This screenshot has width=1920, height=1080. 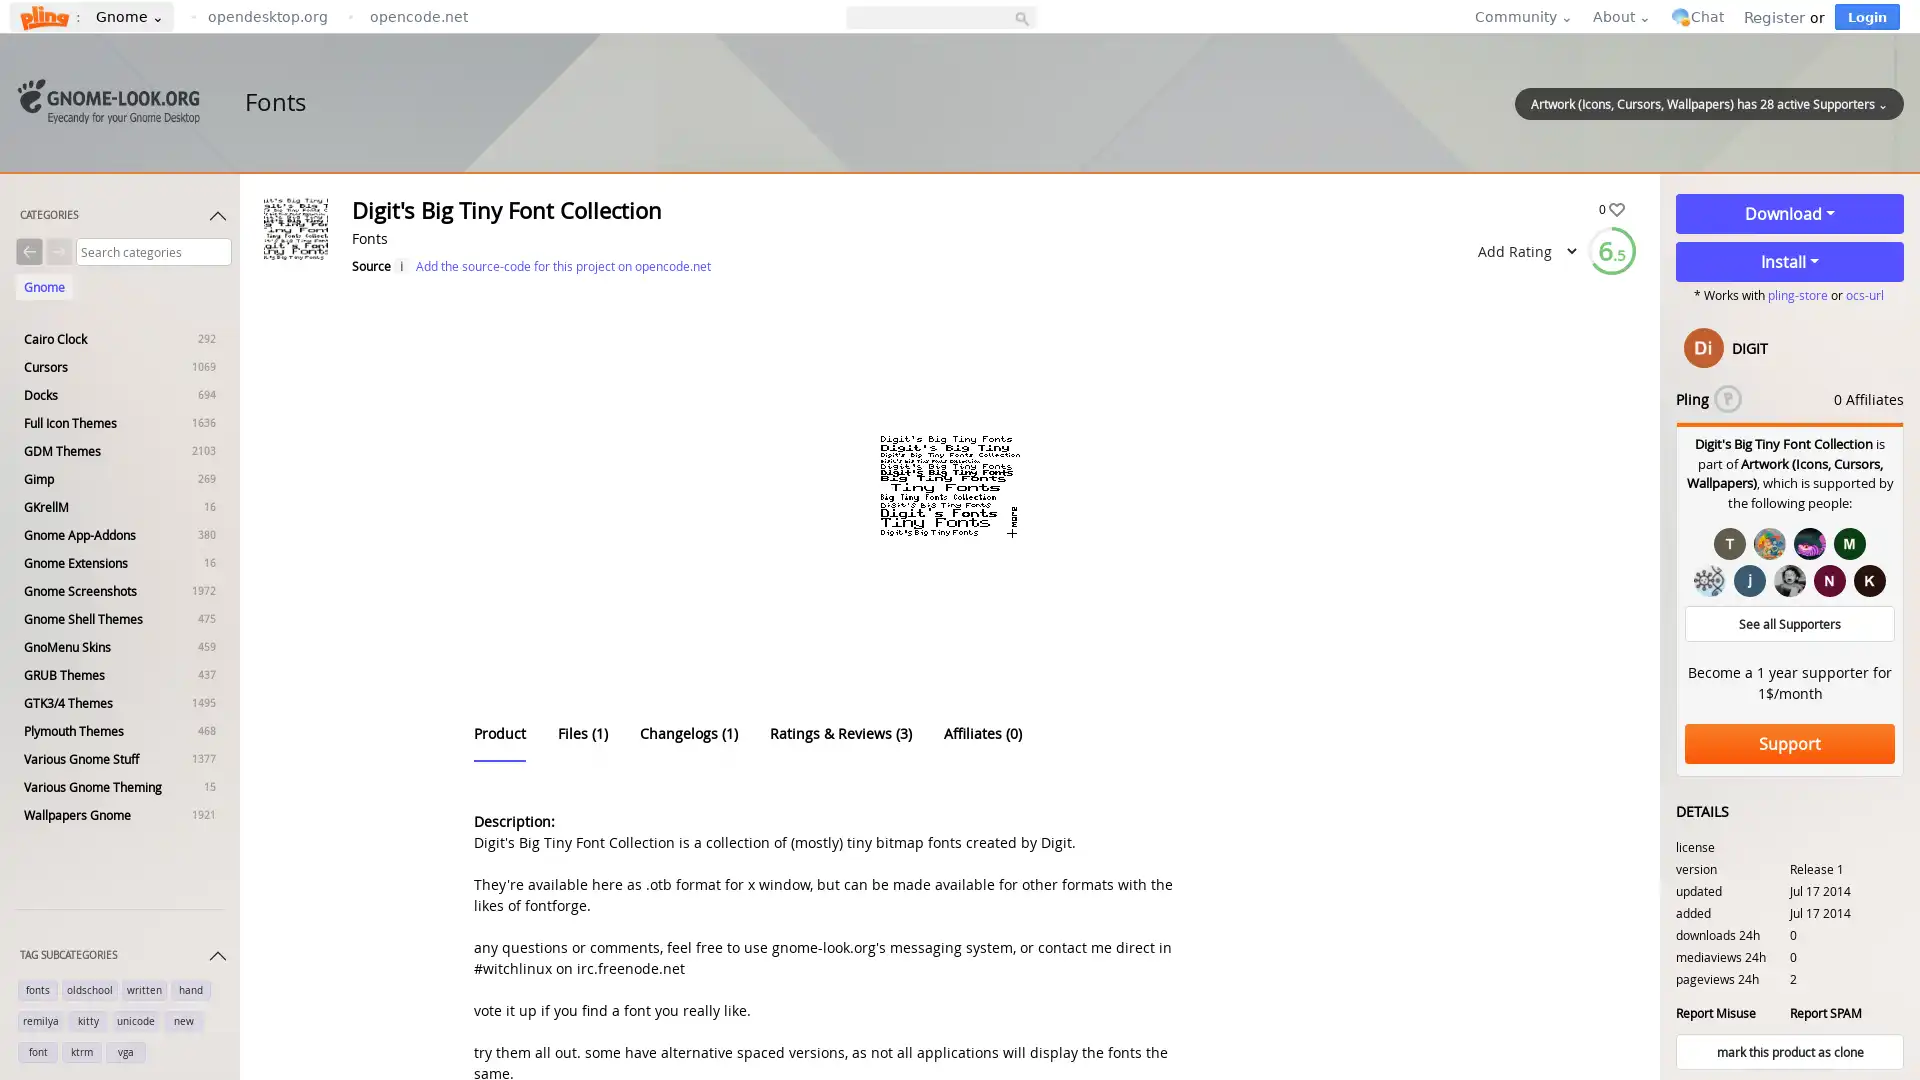 What do you see at coordinates (1790, 1051) in the screenshot?
I see `mark this product as clone` at bounding box center [1790, 1051].